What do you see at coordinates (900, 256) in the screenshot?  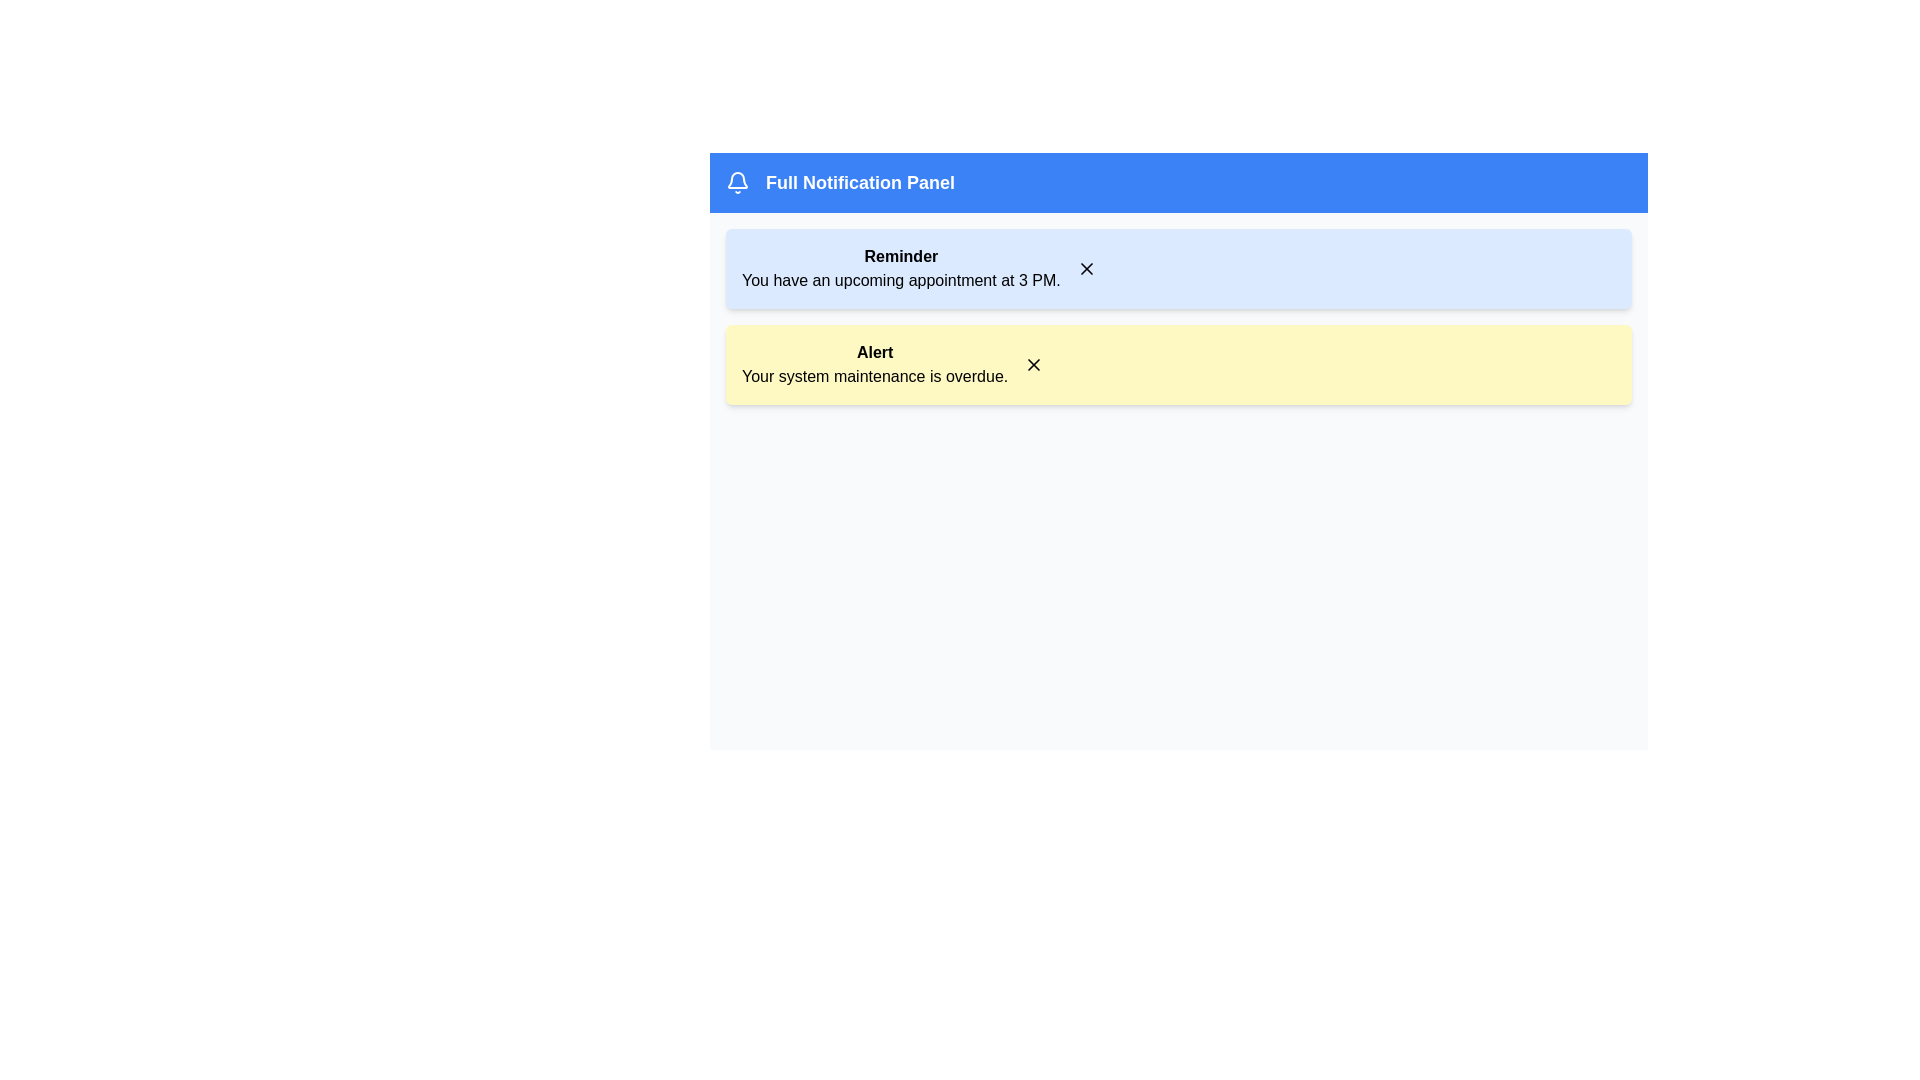 I see `text label that serves as the title or heading for the notification, positioned at the top-left area of the notification card, indicating the content's category or purpose` at bounding box center [900, 256].